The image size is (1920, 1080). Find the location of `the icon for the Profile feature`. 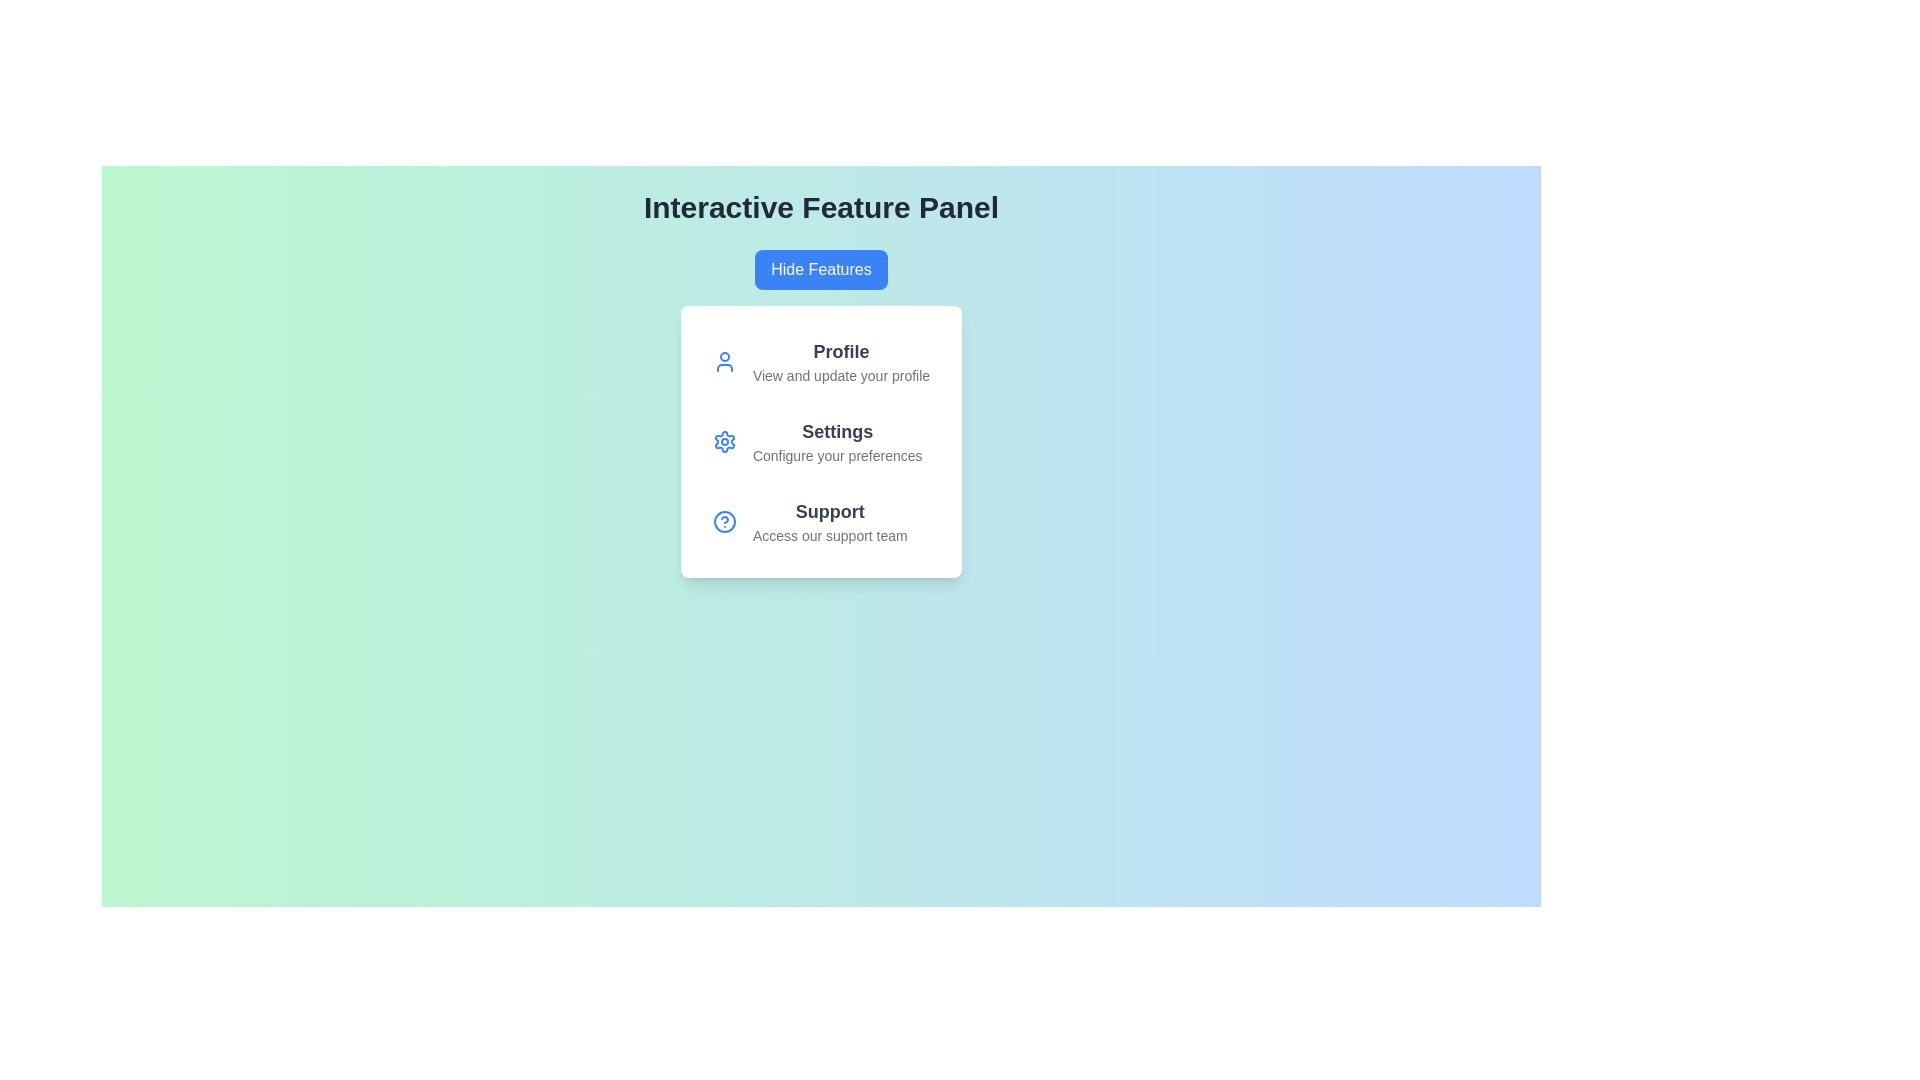

the icon for the Profile feature is located at coordinates (723, 362).